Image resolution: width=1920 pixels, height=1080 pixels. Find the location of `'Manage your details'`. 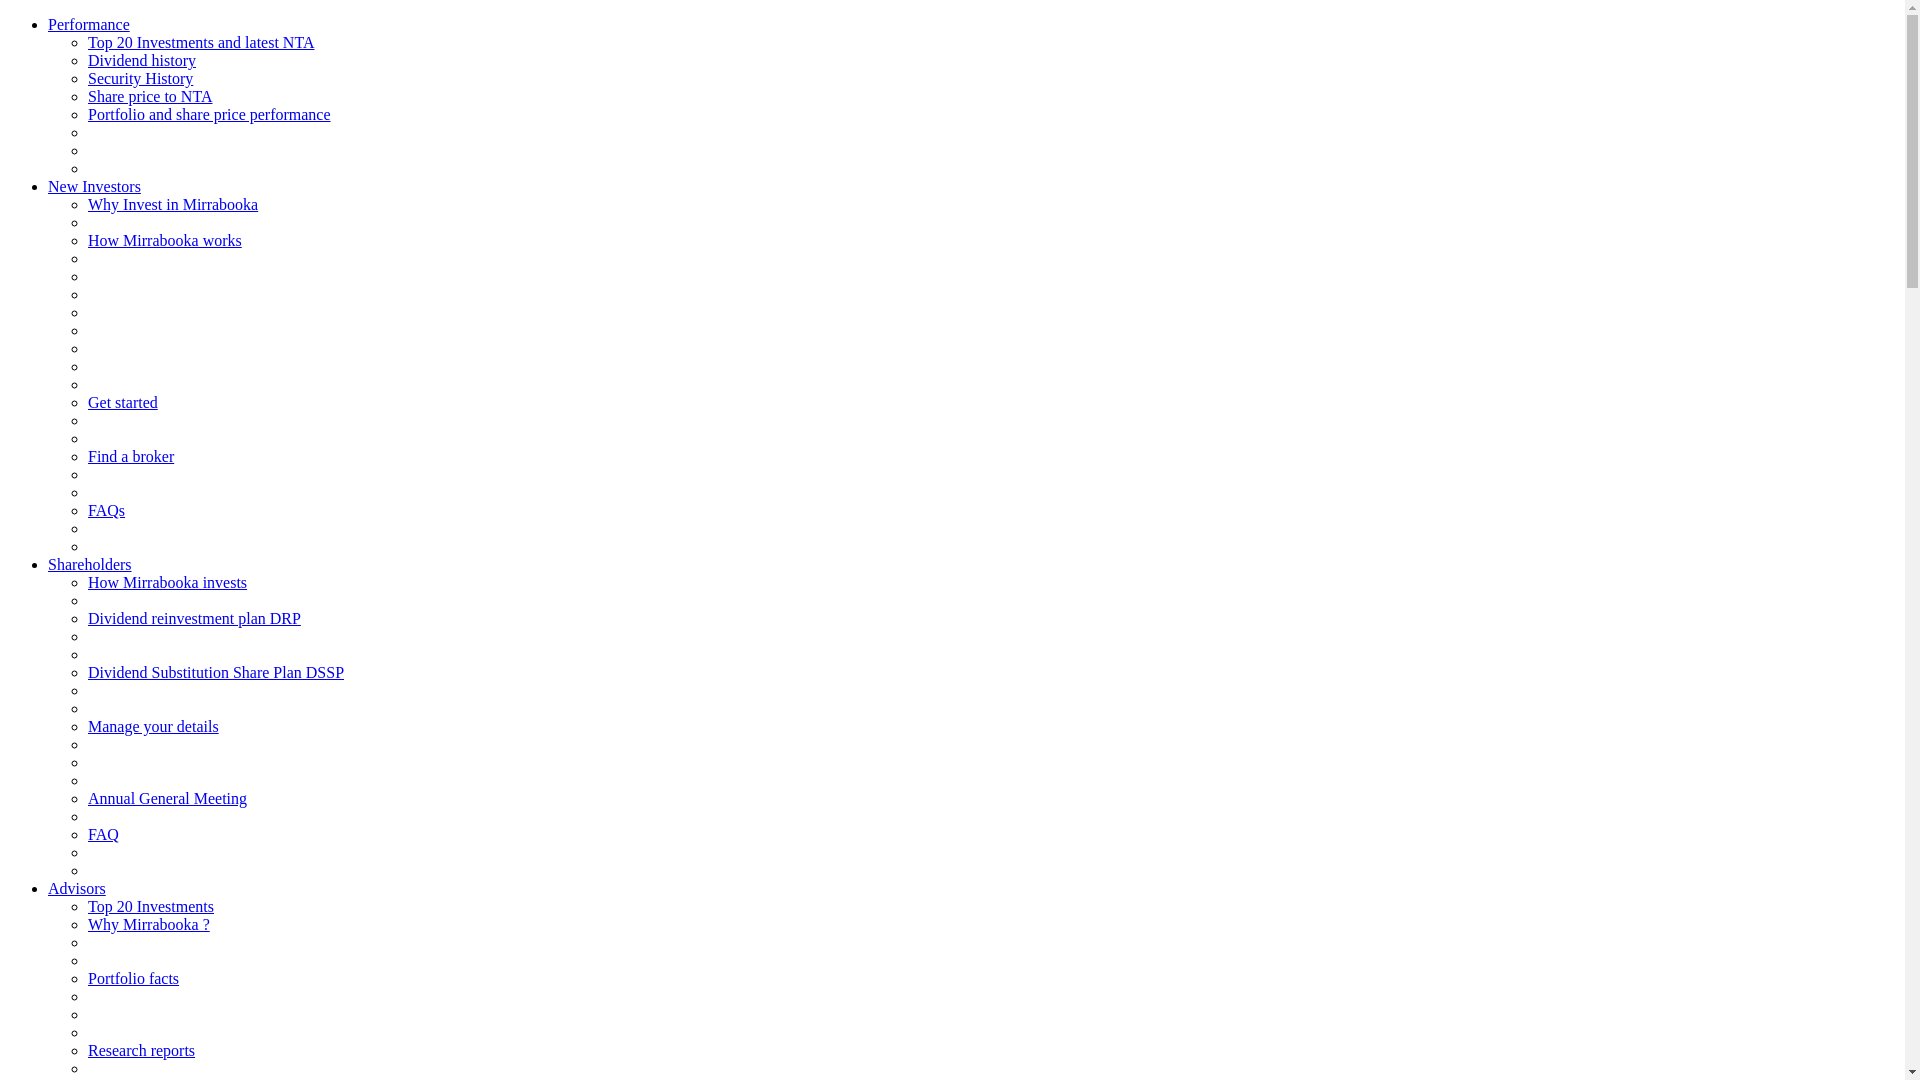

'Manage your details' is located at coordinates (152, 726).